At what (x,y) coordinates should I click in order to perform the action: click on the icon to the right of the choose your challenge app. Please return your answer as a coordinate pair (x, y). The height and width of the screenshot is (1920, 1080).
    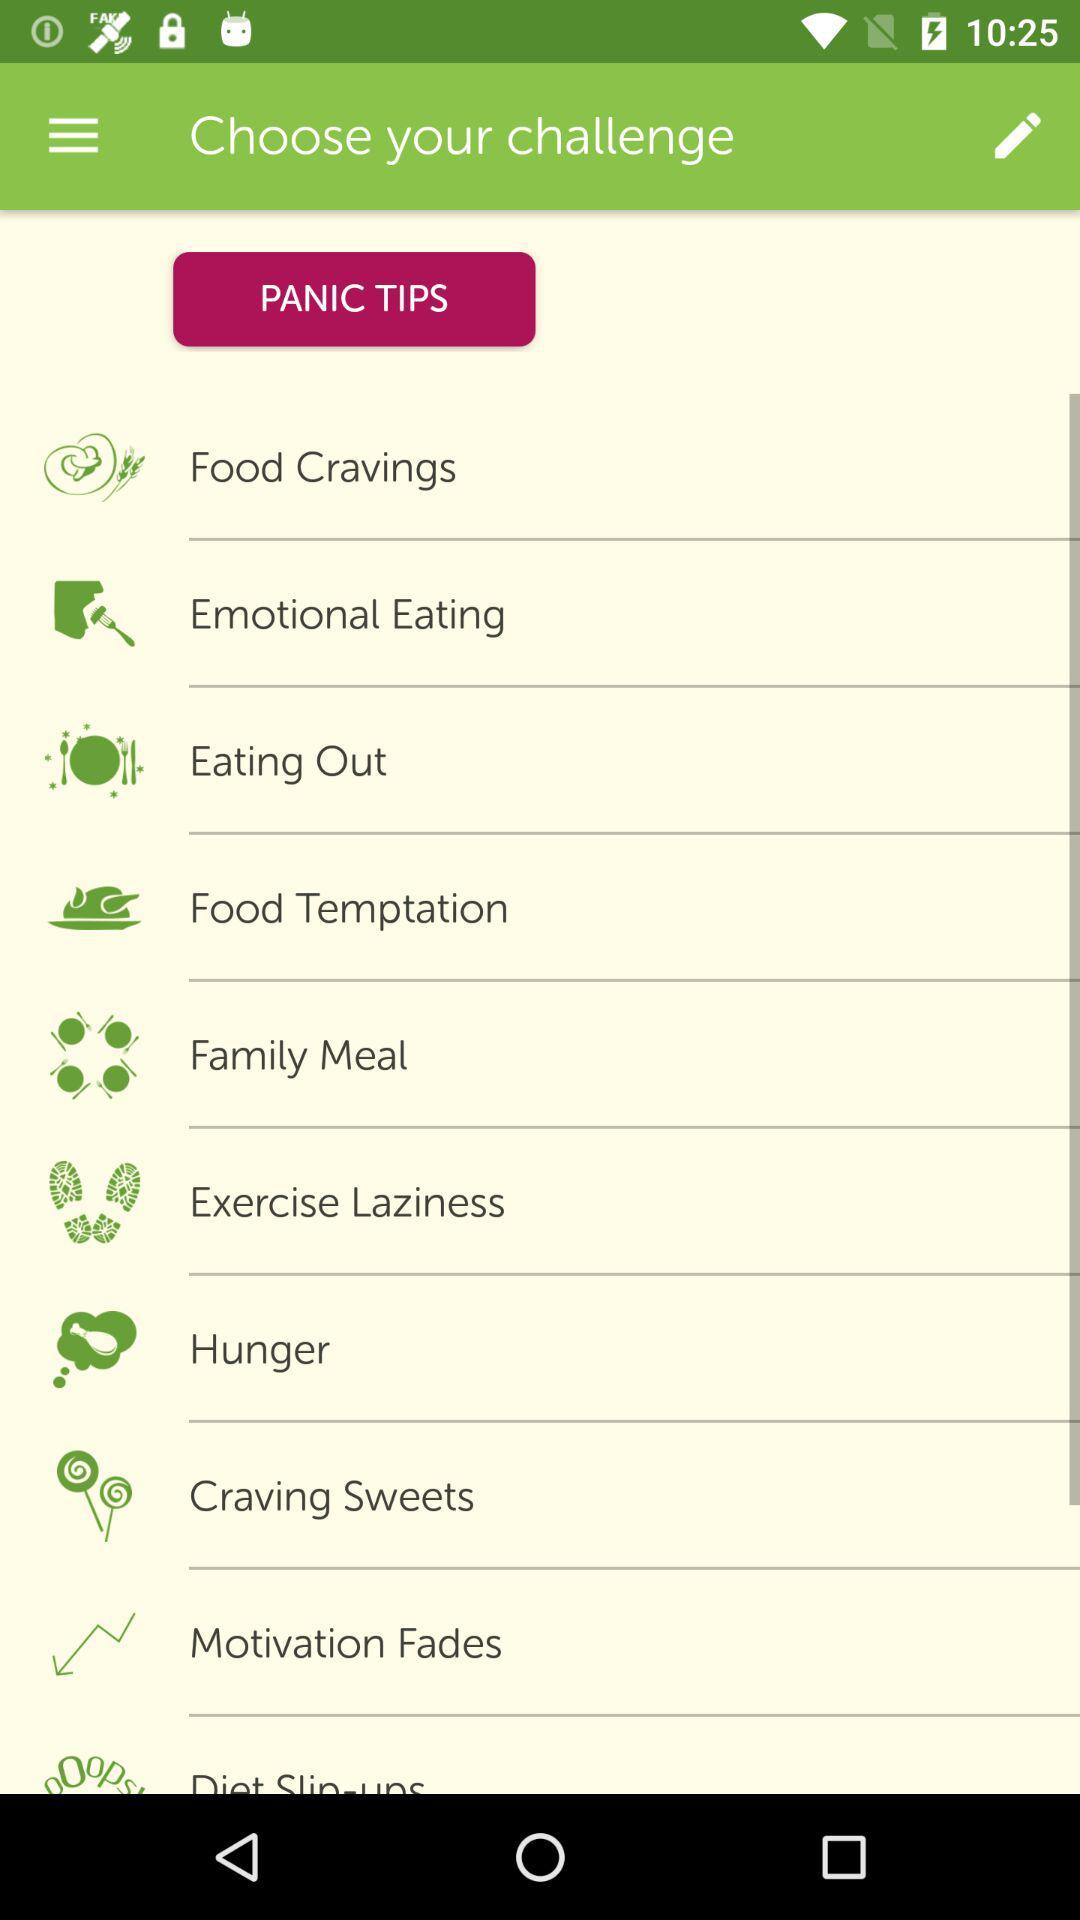
    Looking at the image, I should click on (1017, 135).